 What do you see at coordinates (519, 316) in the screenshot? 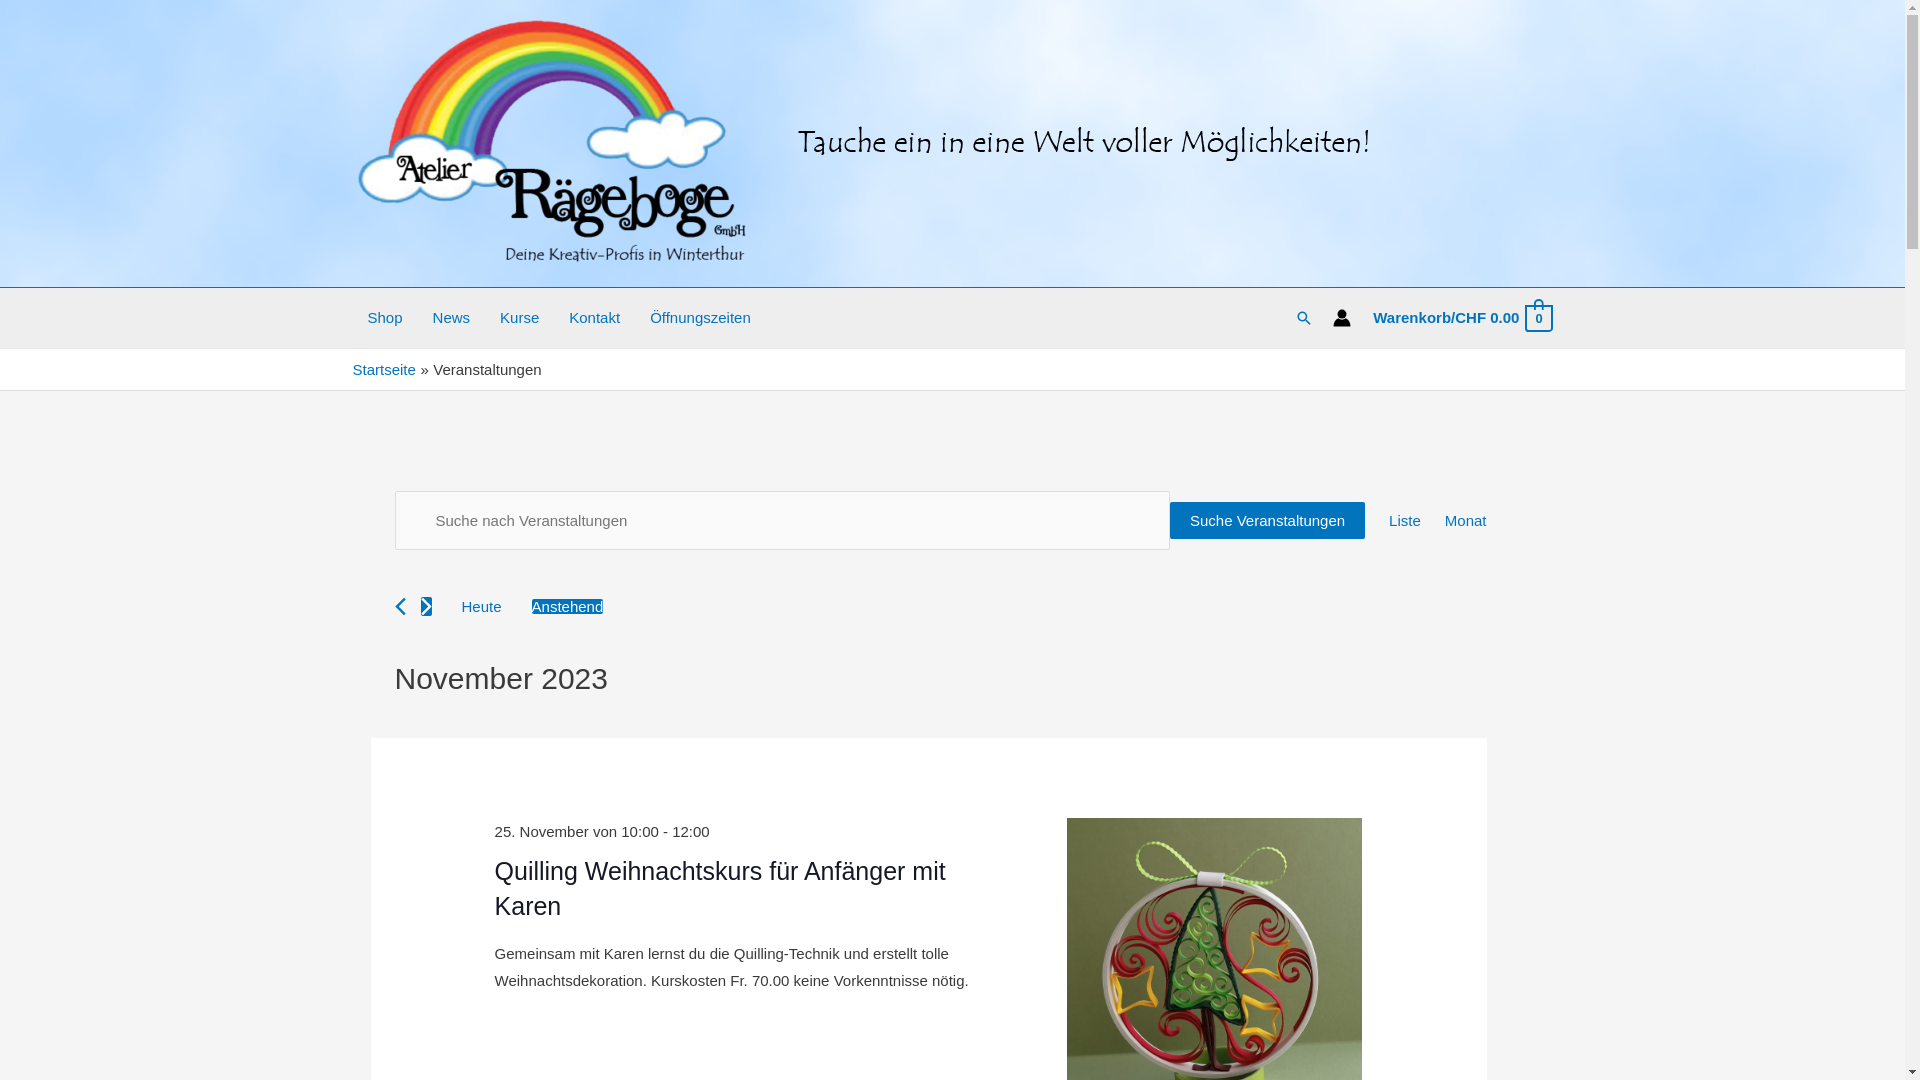
I see `'Kurse'` at bounding box center [519, 316].